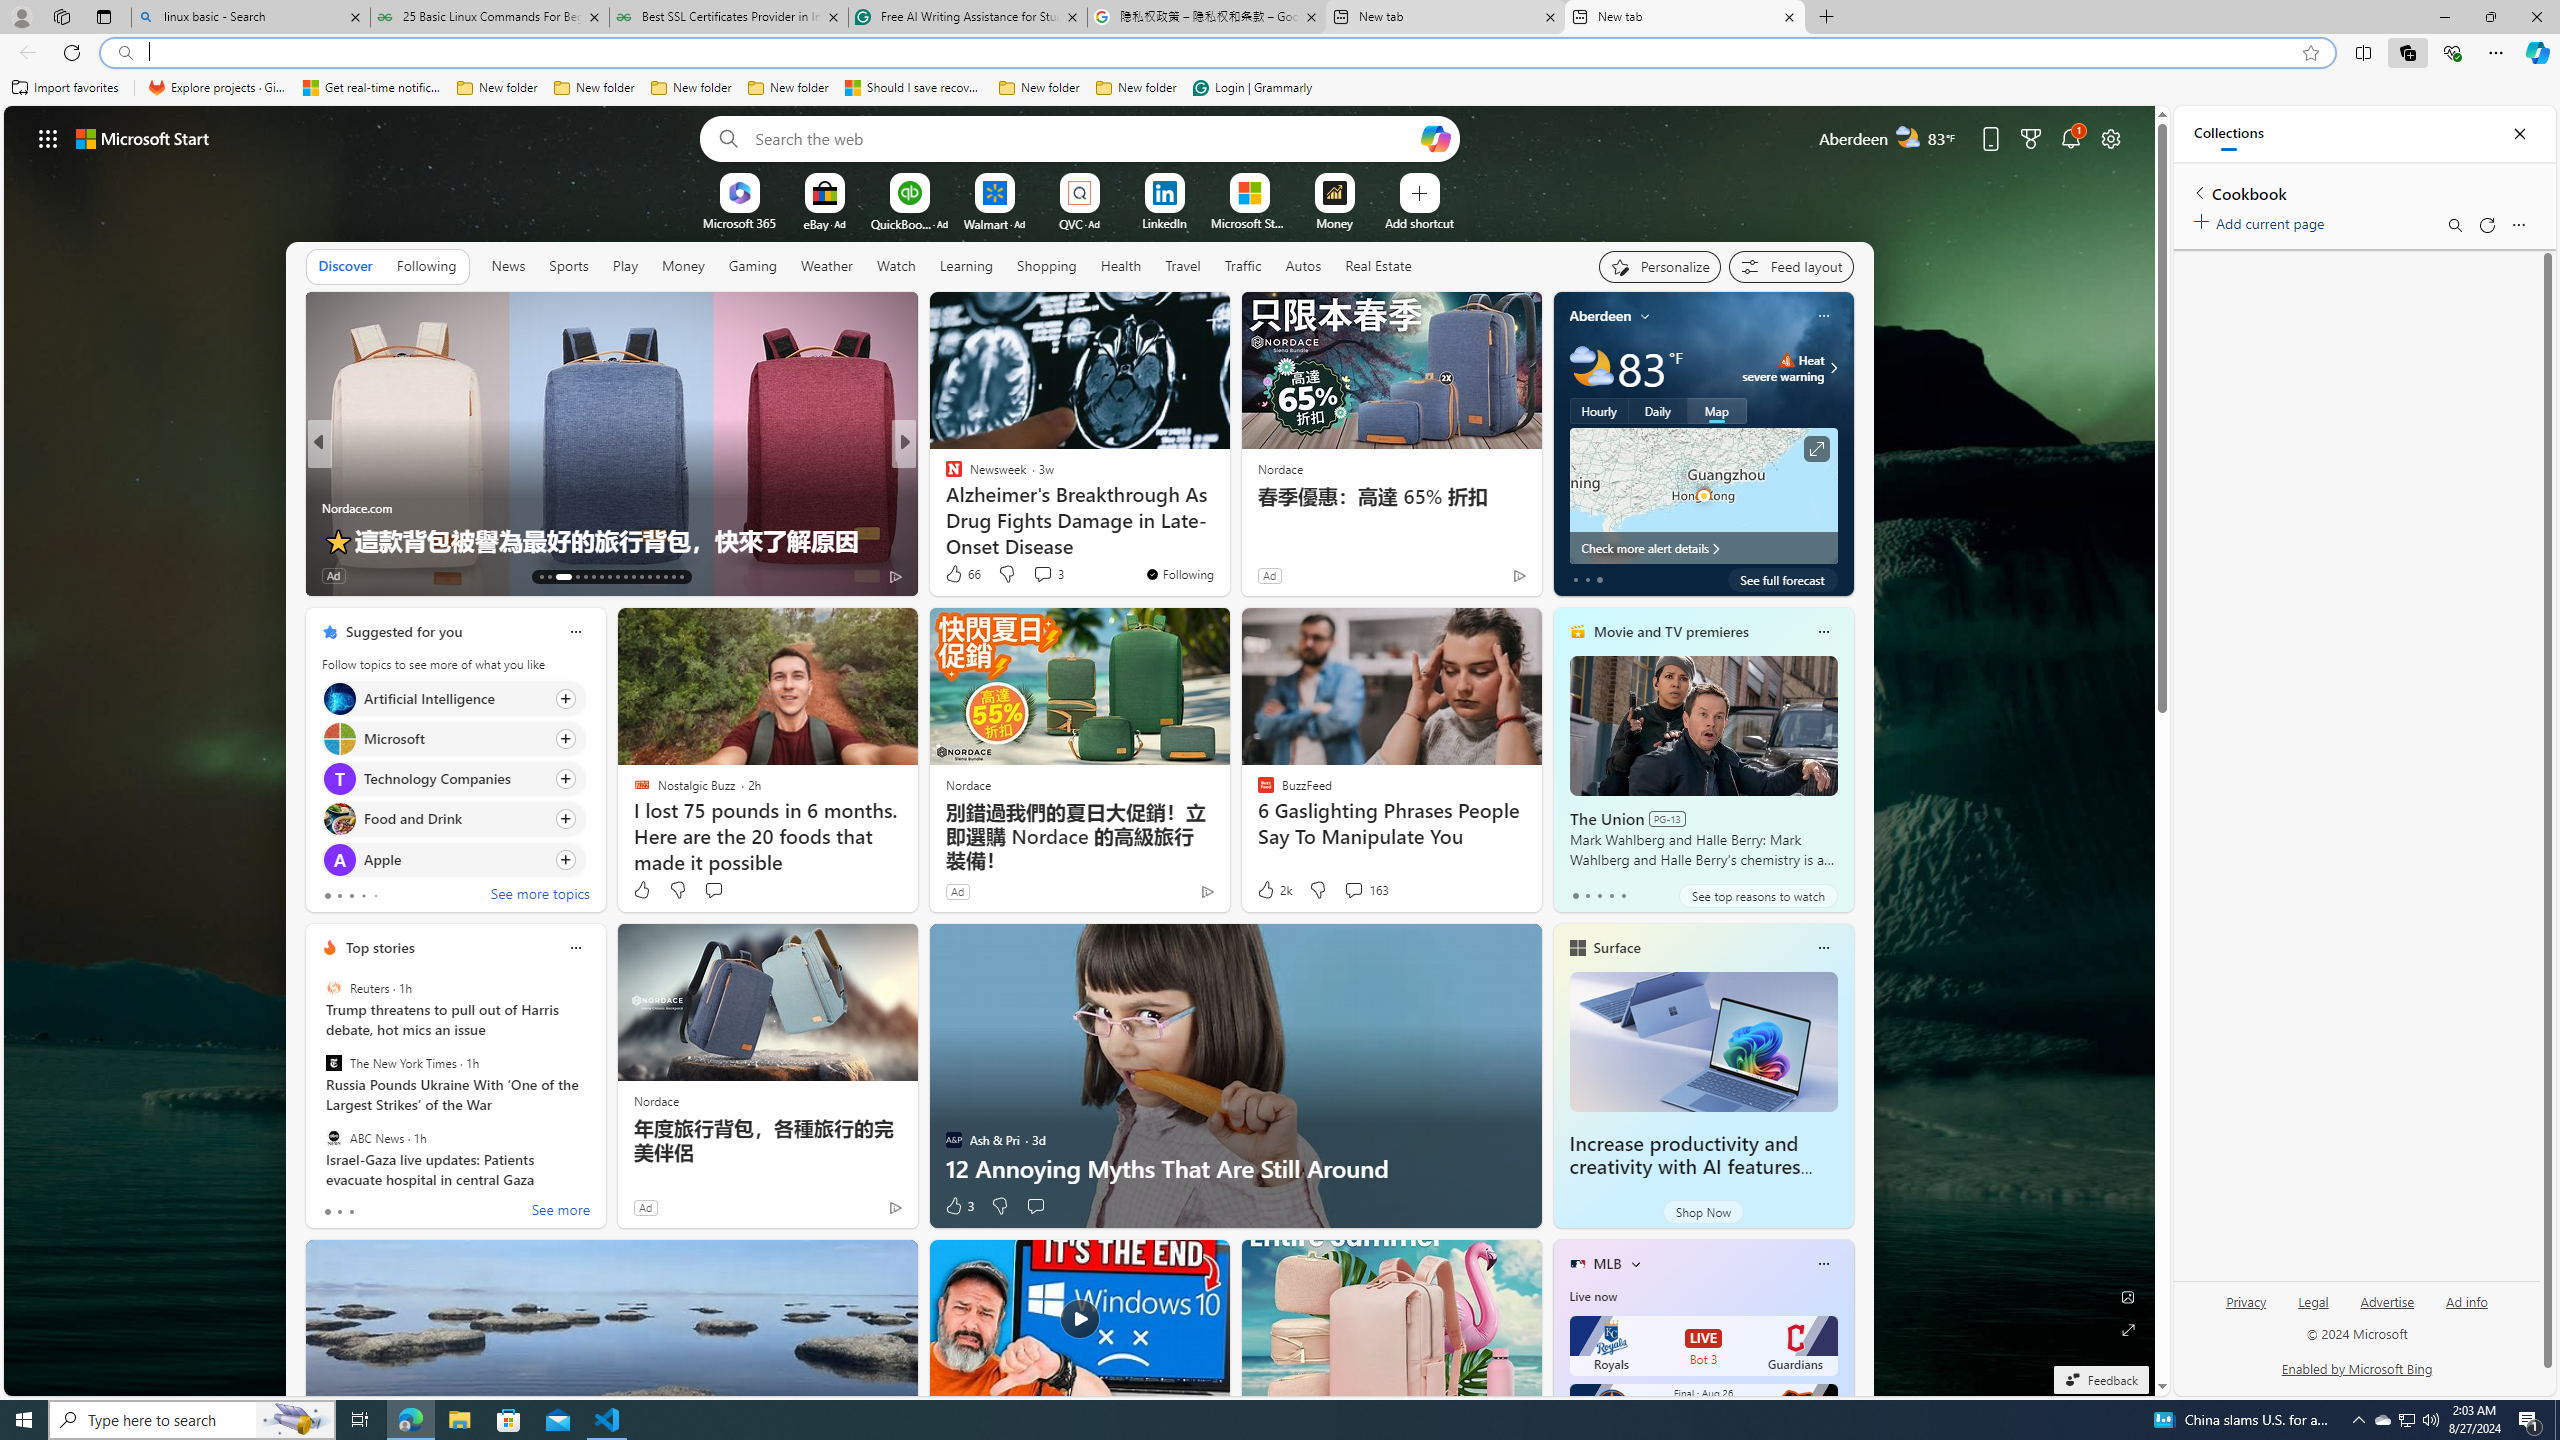 This screenshot has width=2560, height=1440. Describe the element at coordinates (648, 577) in the screenshot. I see `'AutomationID: tab-25'` at that location.